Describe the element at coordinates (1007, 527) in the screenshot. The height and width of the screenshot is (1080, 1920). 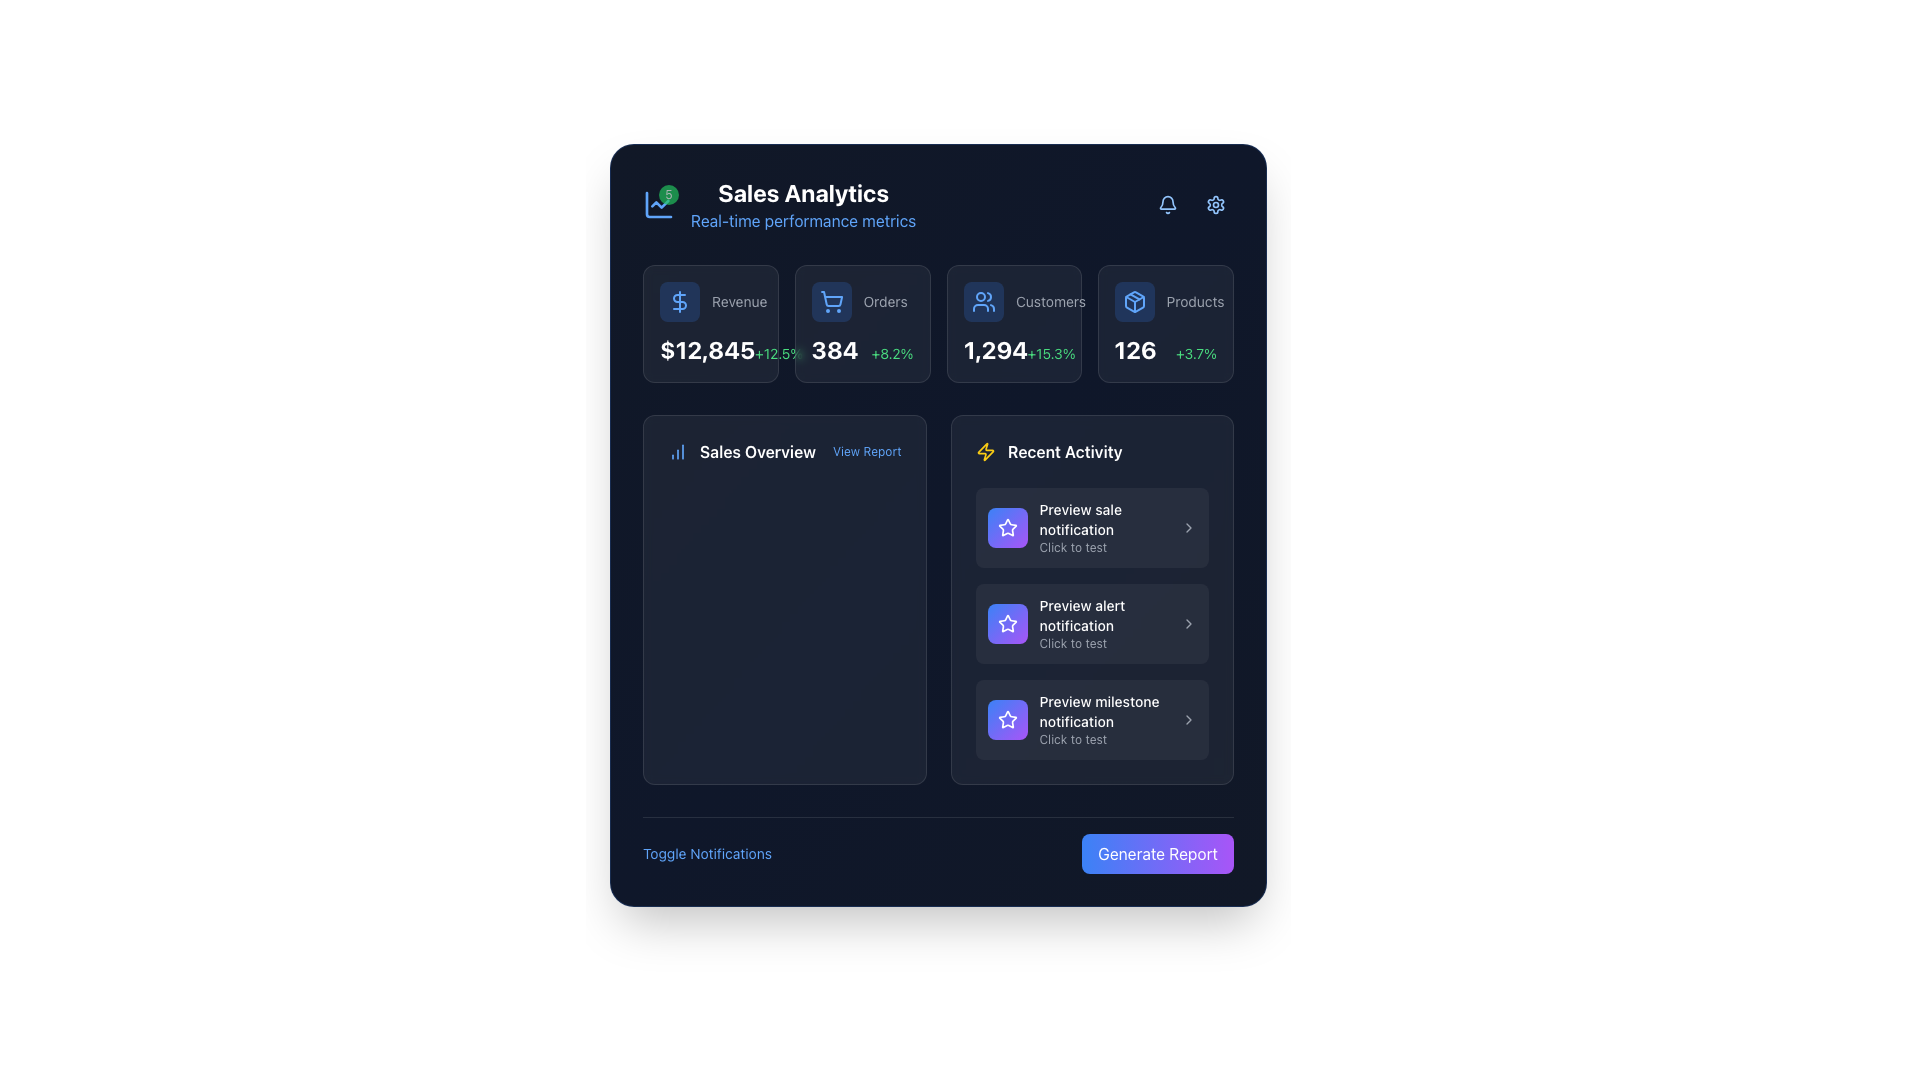
I see `the square-shaped icon button with a gradient background transitioning from blue to purple, featuring a centered white star icon, located in the 'Recent Activity' section next to 'Preview sale notification'` at that location.